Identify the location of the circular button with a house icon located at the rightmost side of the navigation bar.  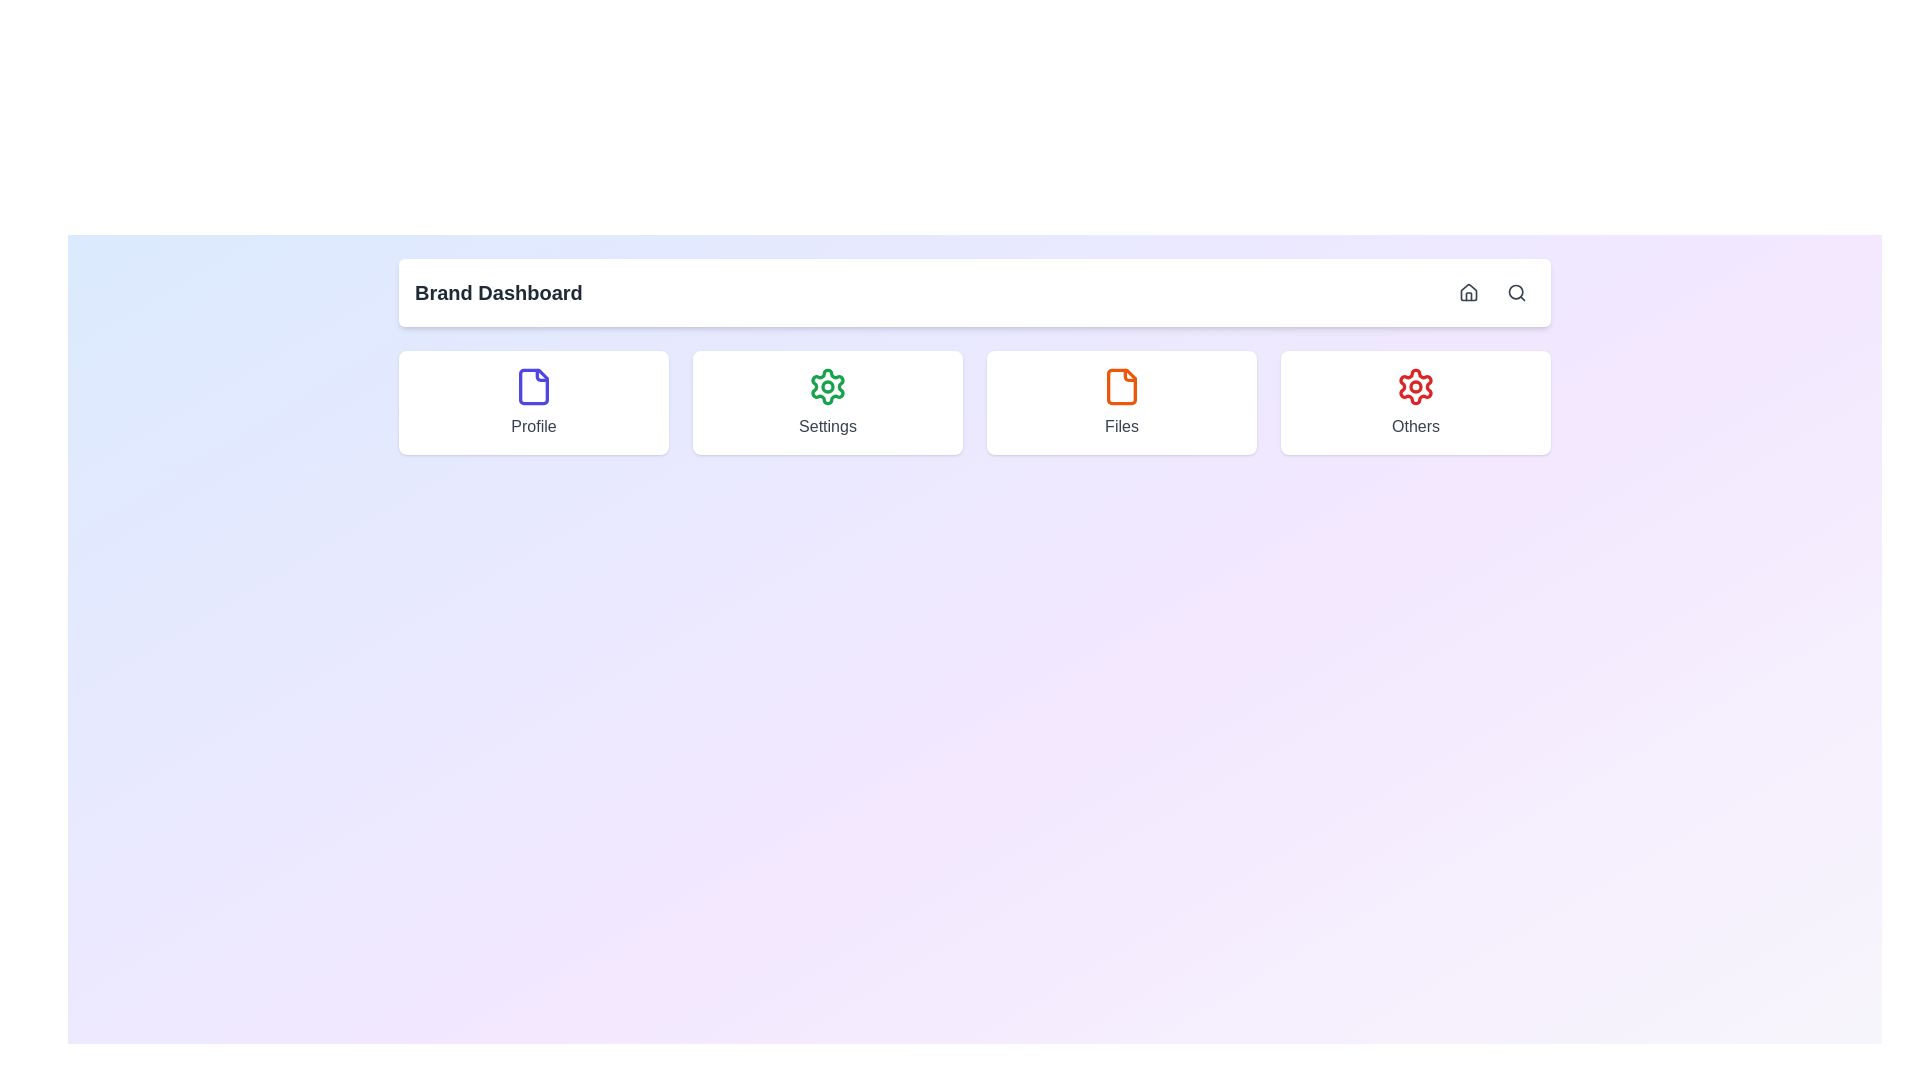
(1468, 293).